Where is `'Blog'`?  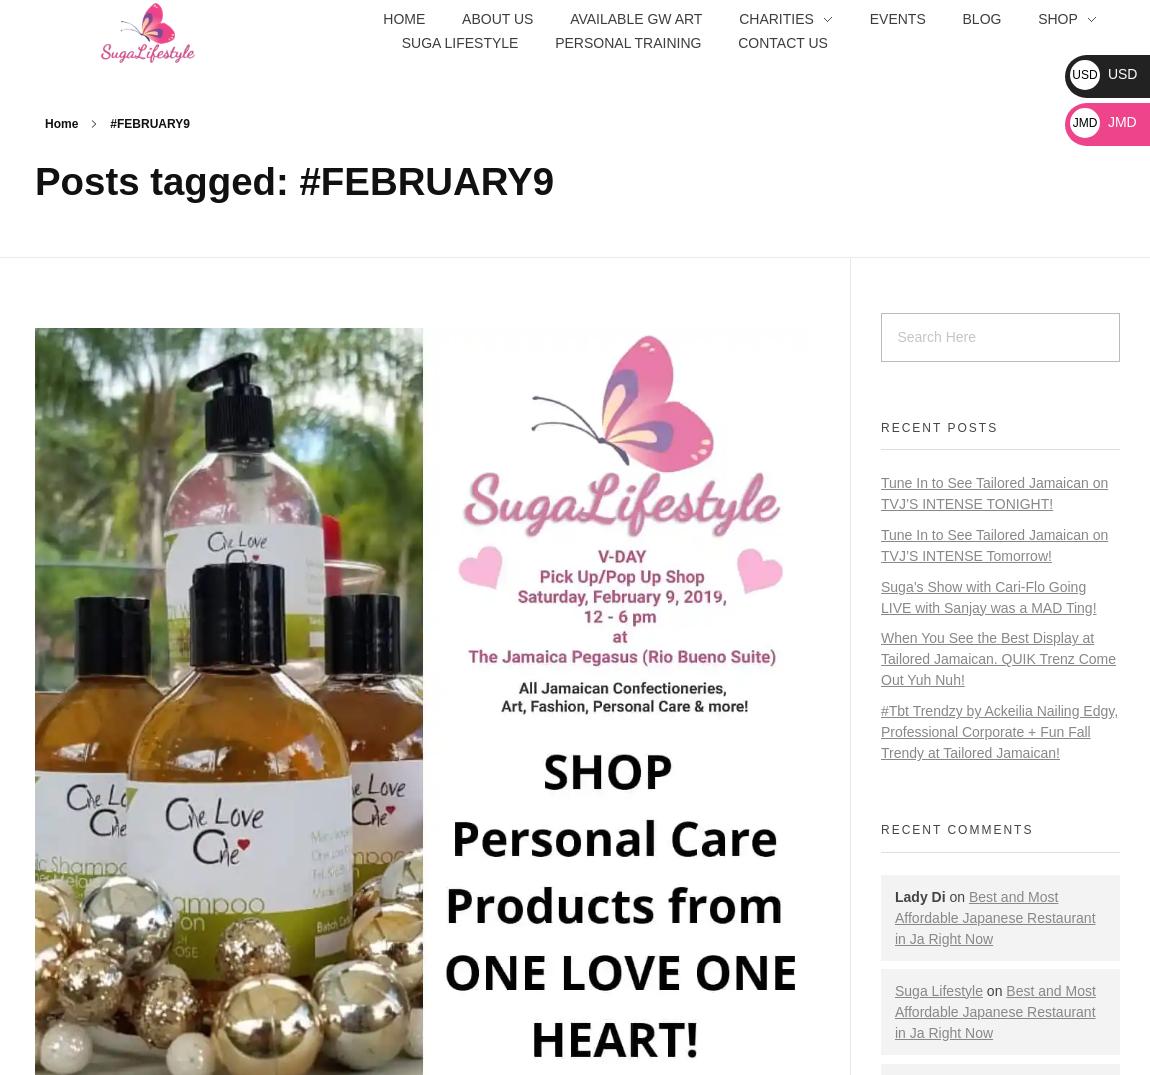 'Blog' is located at coordinates (981, 16).